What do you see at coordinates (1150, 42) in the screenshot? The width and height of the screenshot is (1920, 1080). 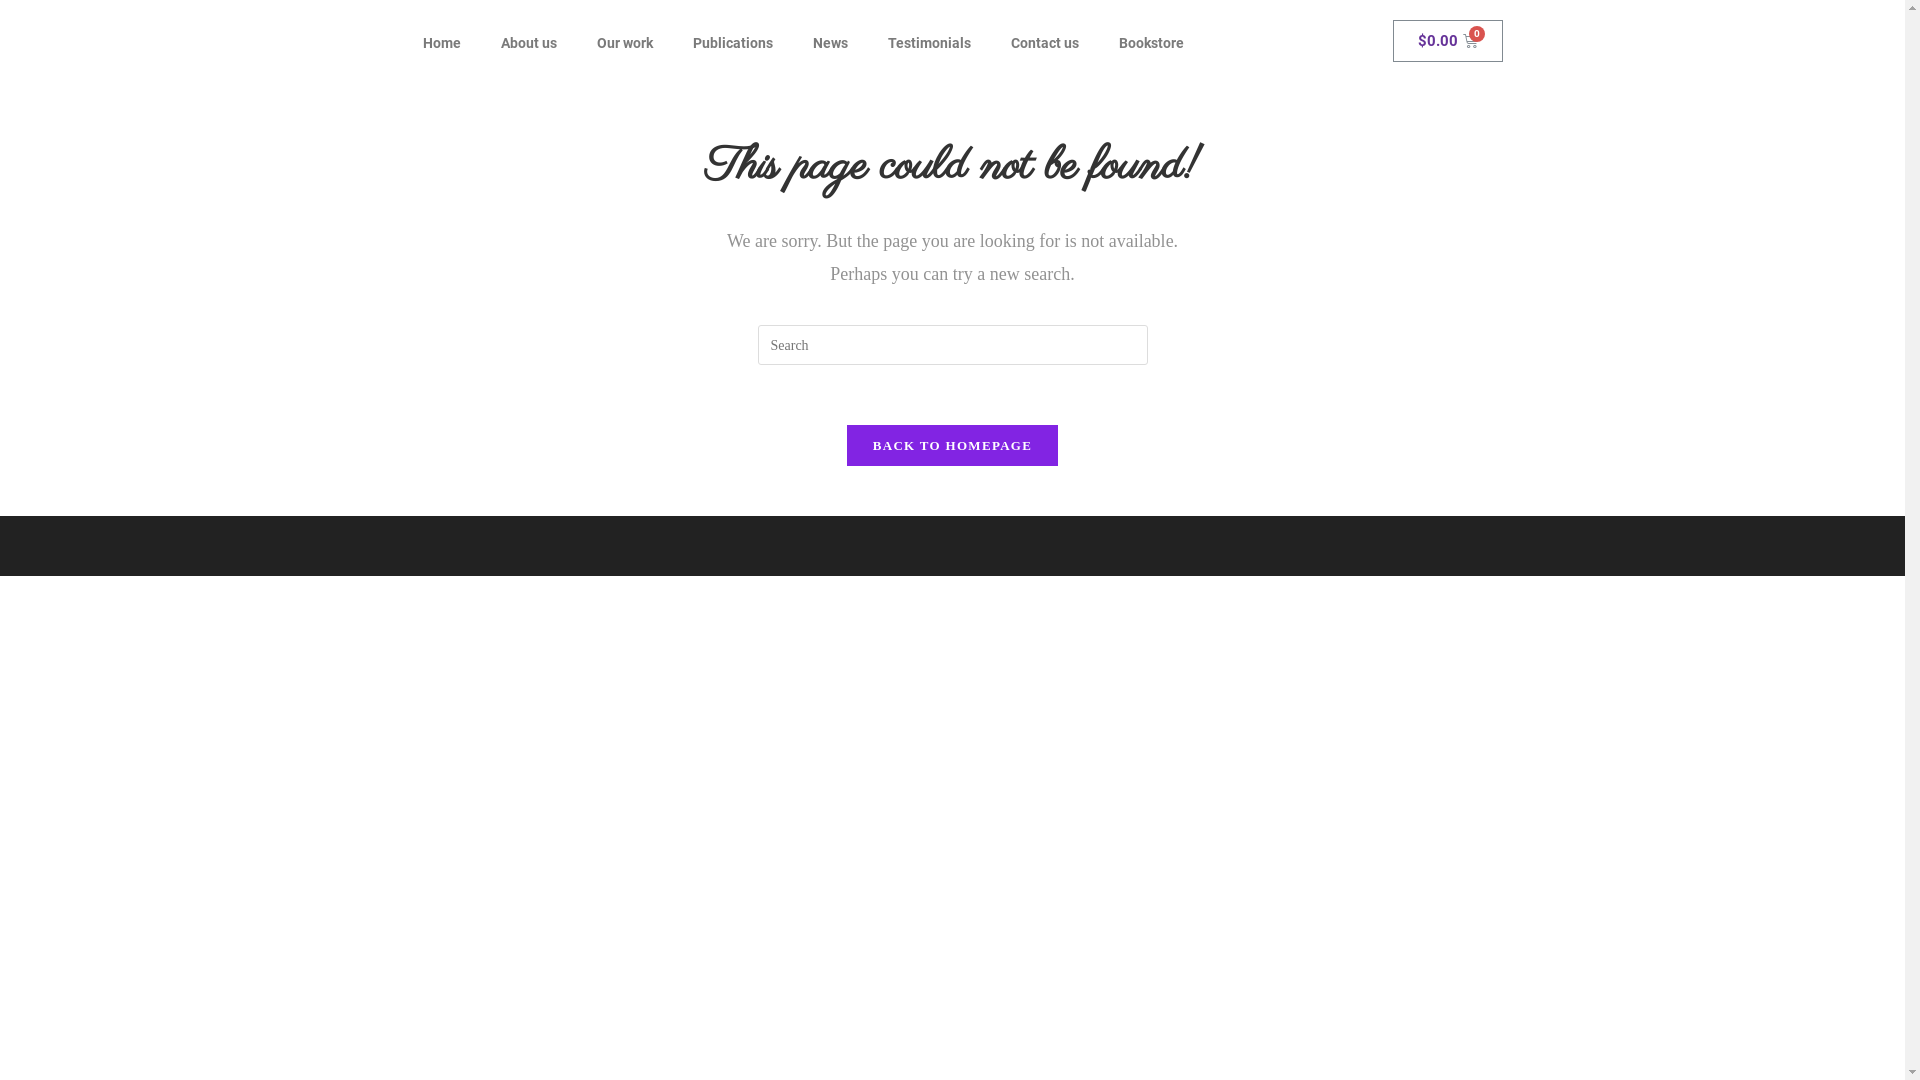 I see `'Bookstore'` at bounding box center [1150, 42].